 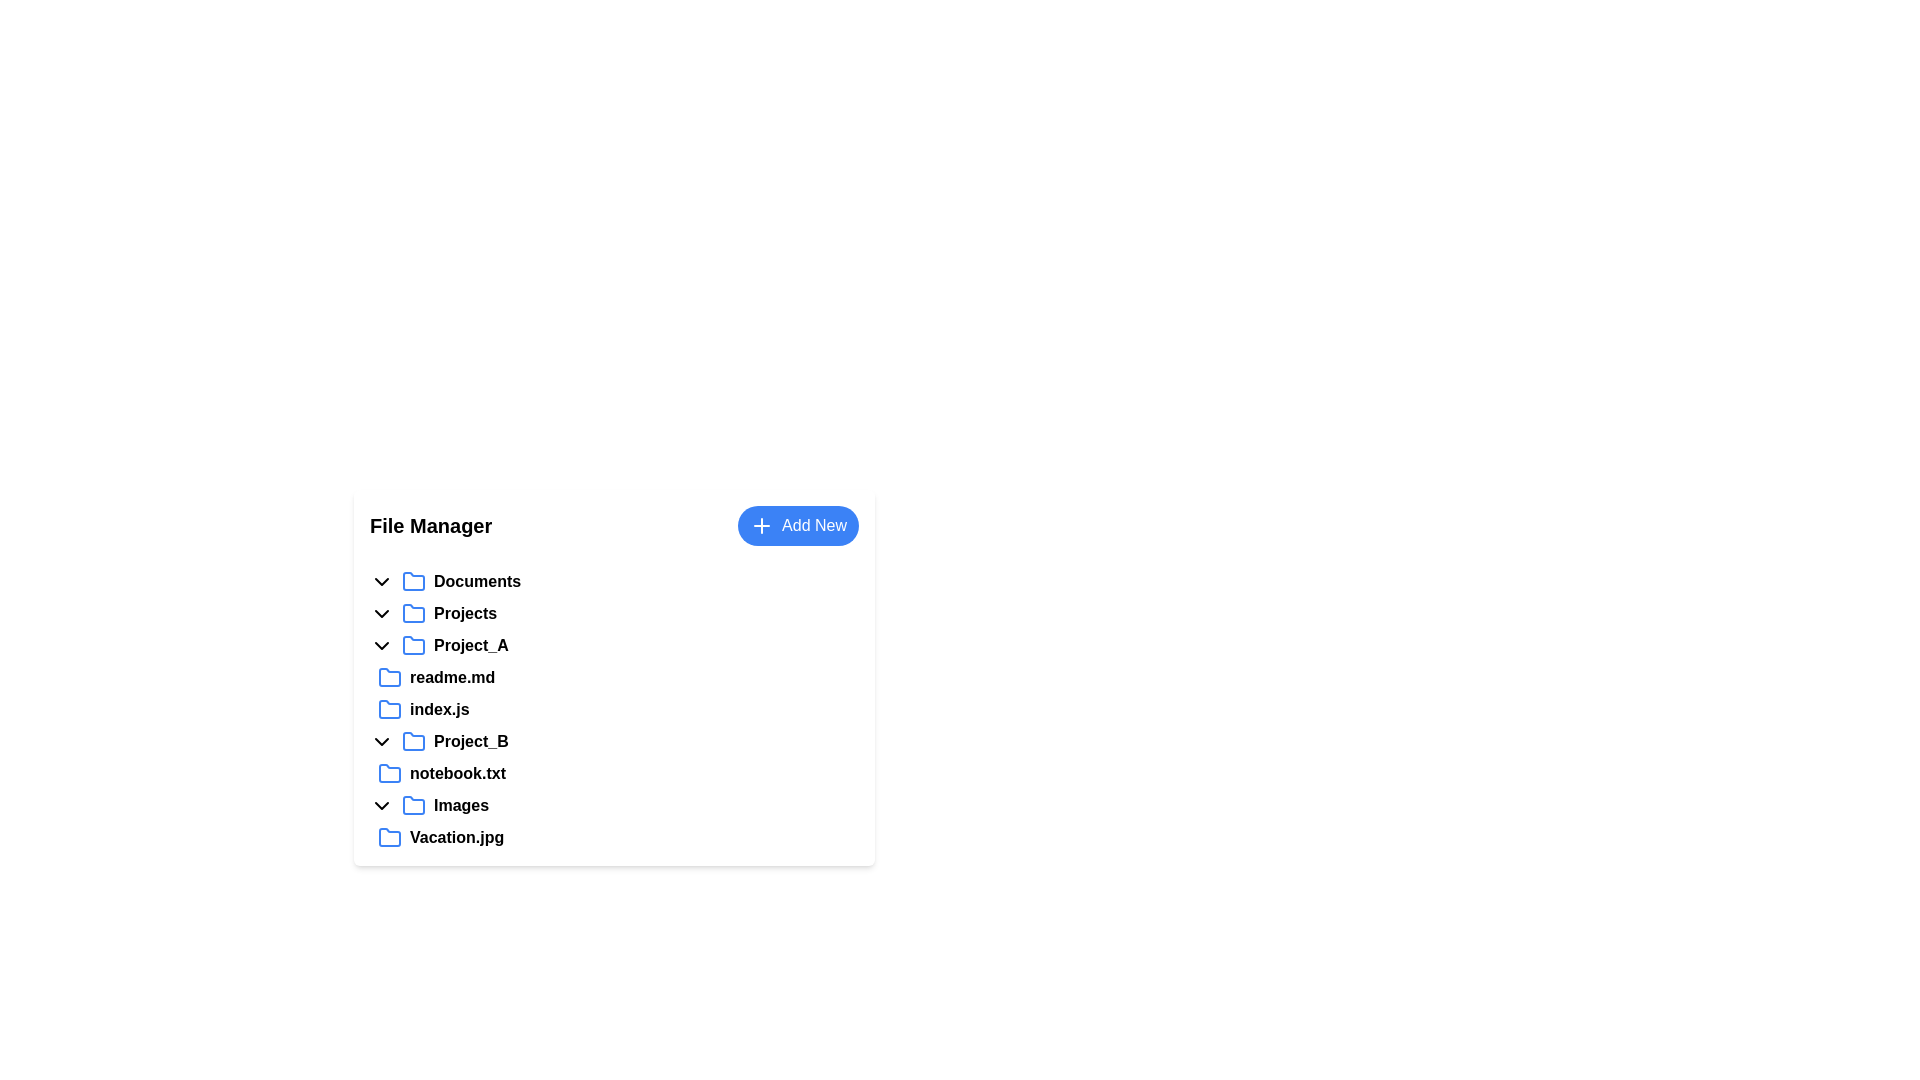 What do you see at coordinates (456, 837) in the screenshot?
I see `the text label representing a file name in the file manager interface, positioned to the right of a folder icon` at bounding box center [456, 837].